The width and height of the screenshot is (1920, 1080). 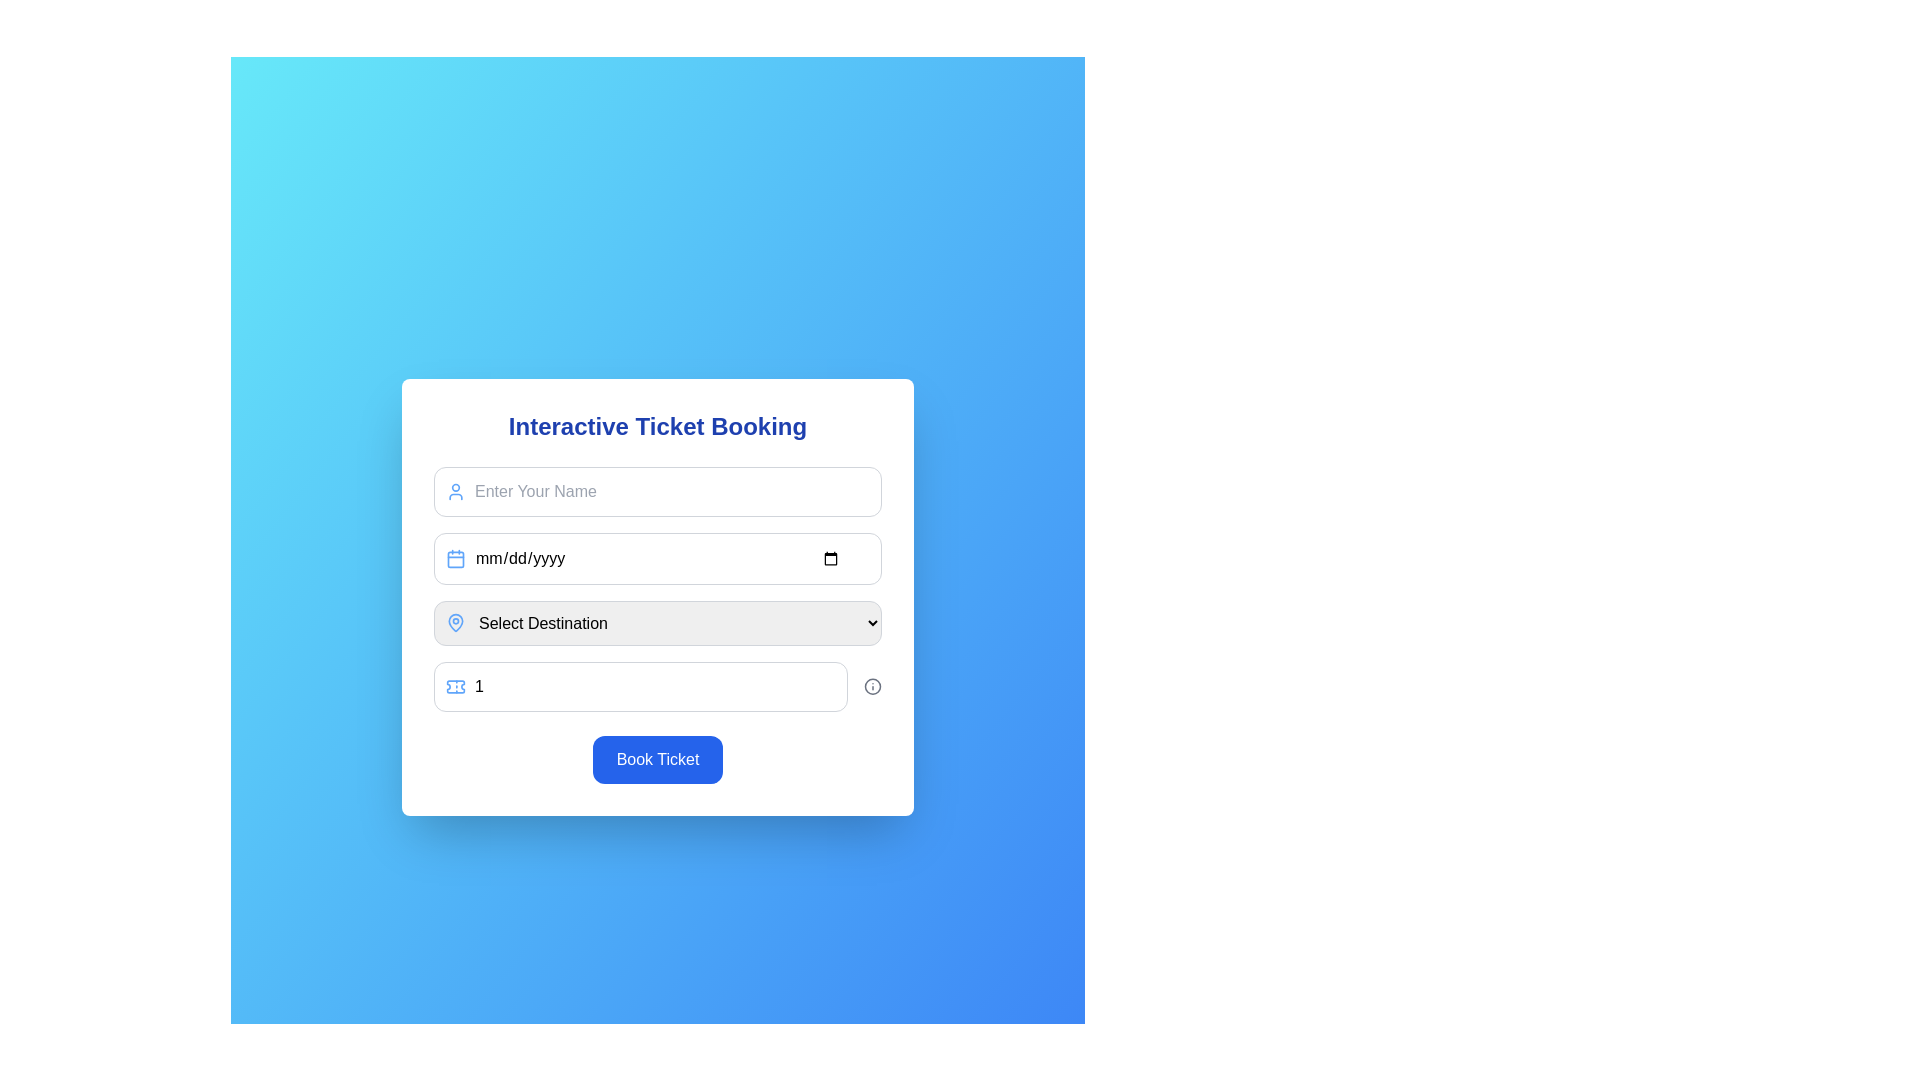 What do you see at coordinates (657, 596) in the screenshot?
I see `the dropdown menu at the bottom of the ticket booking form` at bounding box center [657, 596].